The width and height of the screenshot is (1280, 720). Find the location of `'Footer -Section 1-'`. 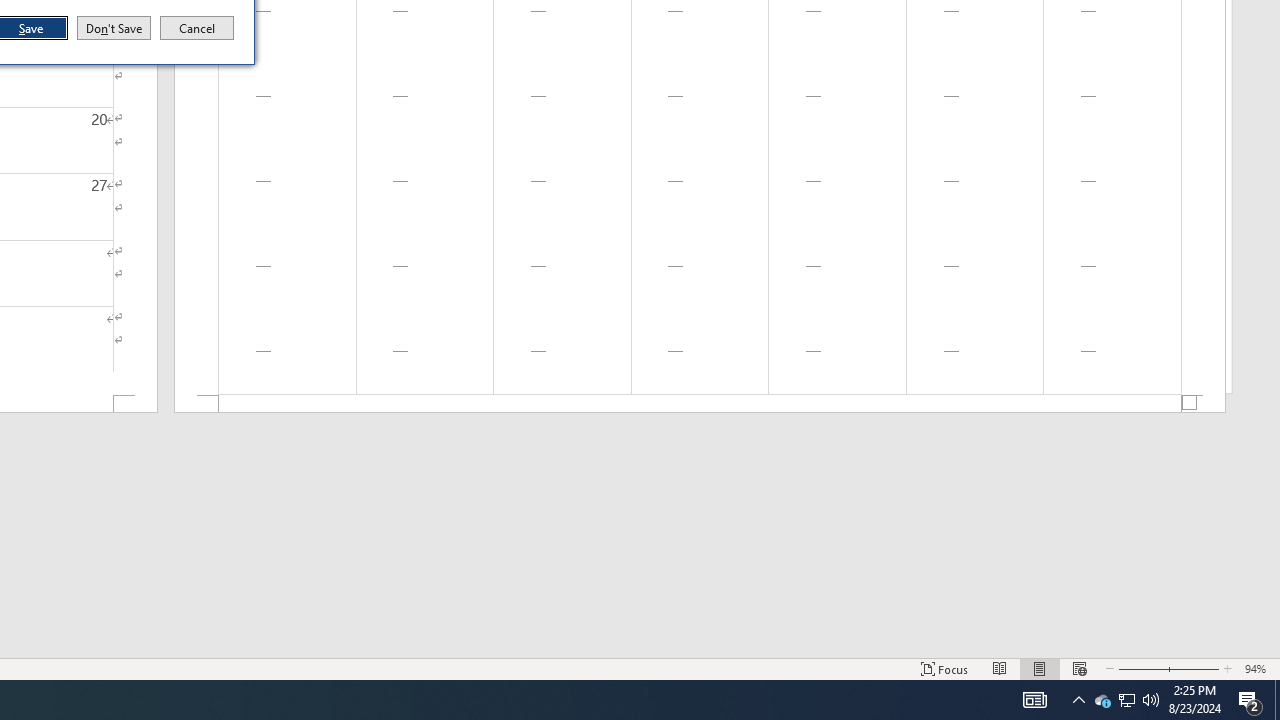

'Footer -Section 1-' is located at coordinates (700, 404).